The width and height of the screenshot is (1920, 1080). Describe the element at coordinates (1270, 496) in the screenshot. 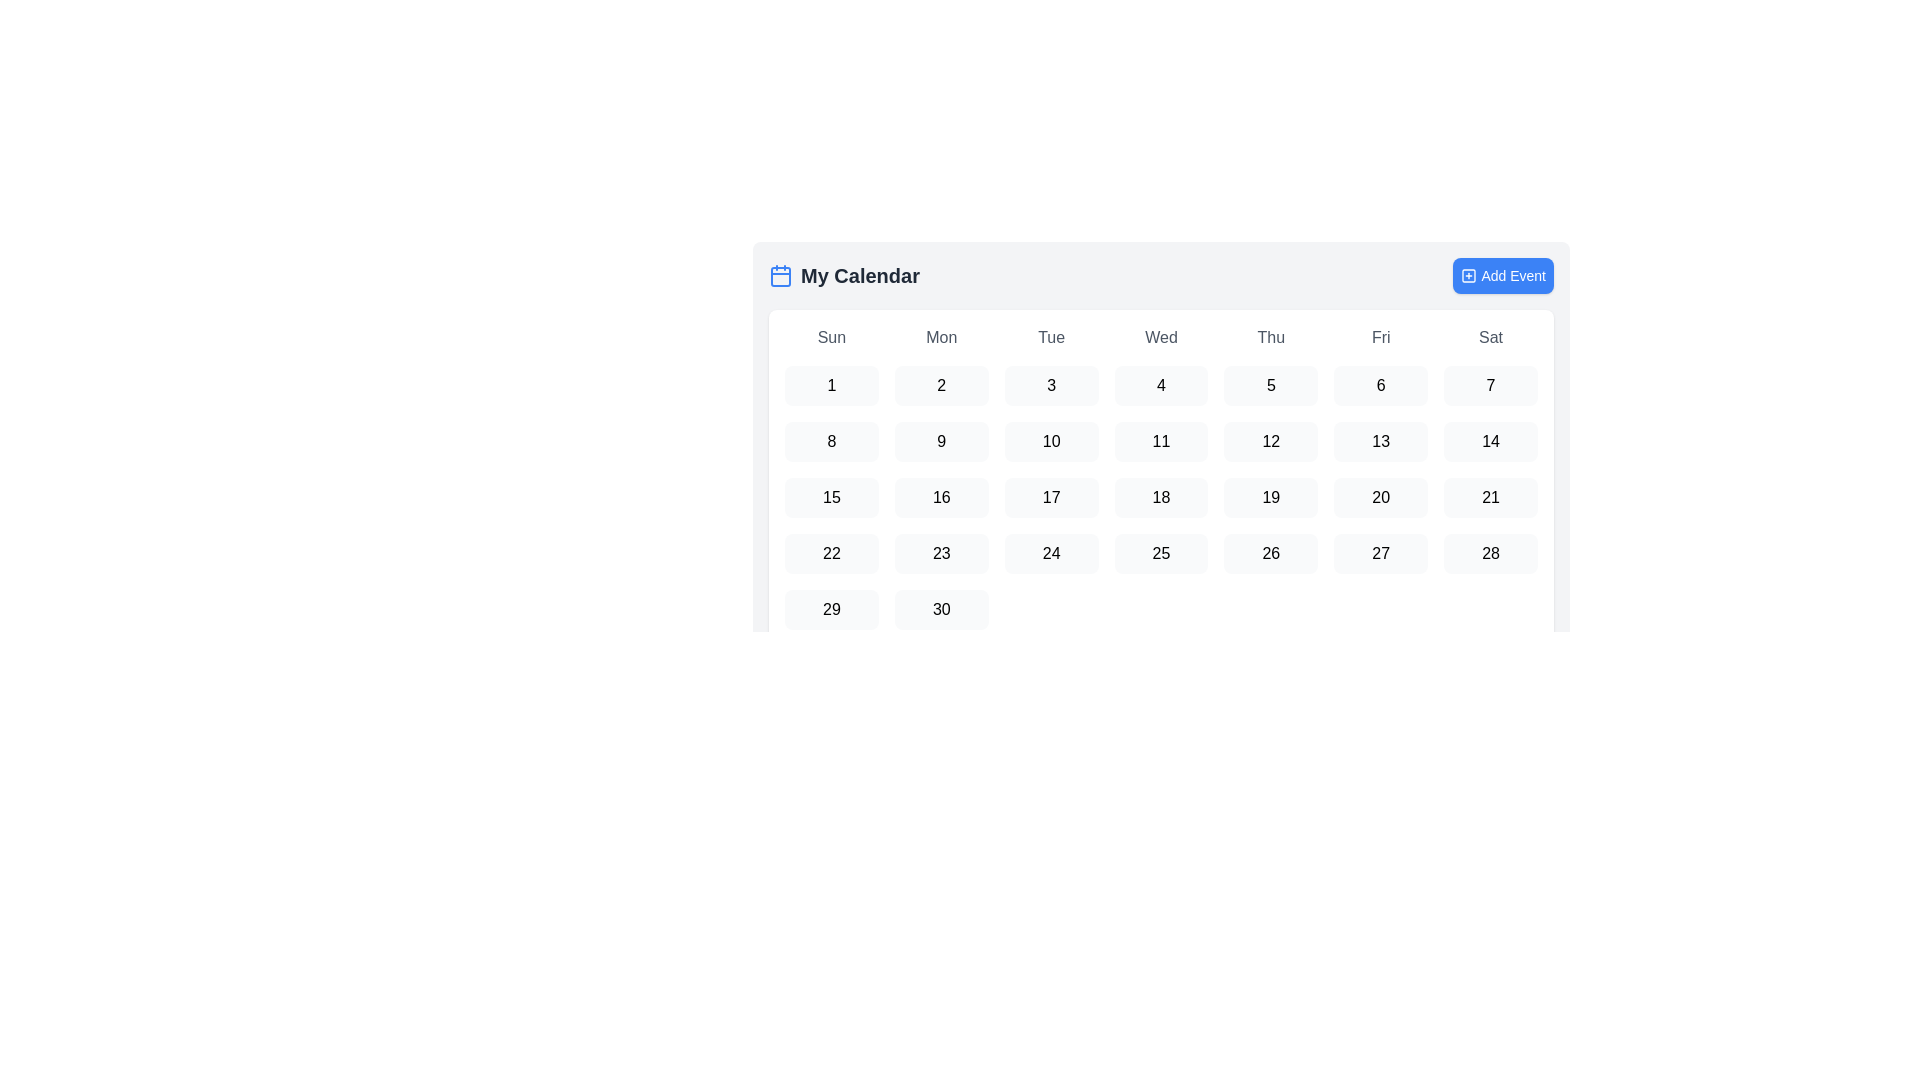

I see `the button with the text '19' located in the 5th column of the 4th row of a calendar component` at that location.